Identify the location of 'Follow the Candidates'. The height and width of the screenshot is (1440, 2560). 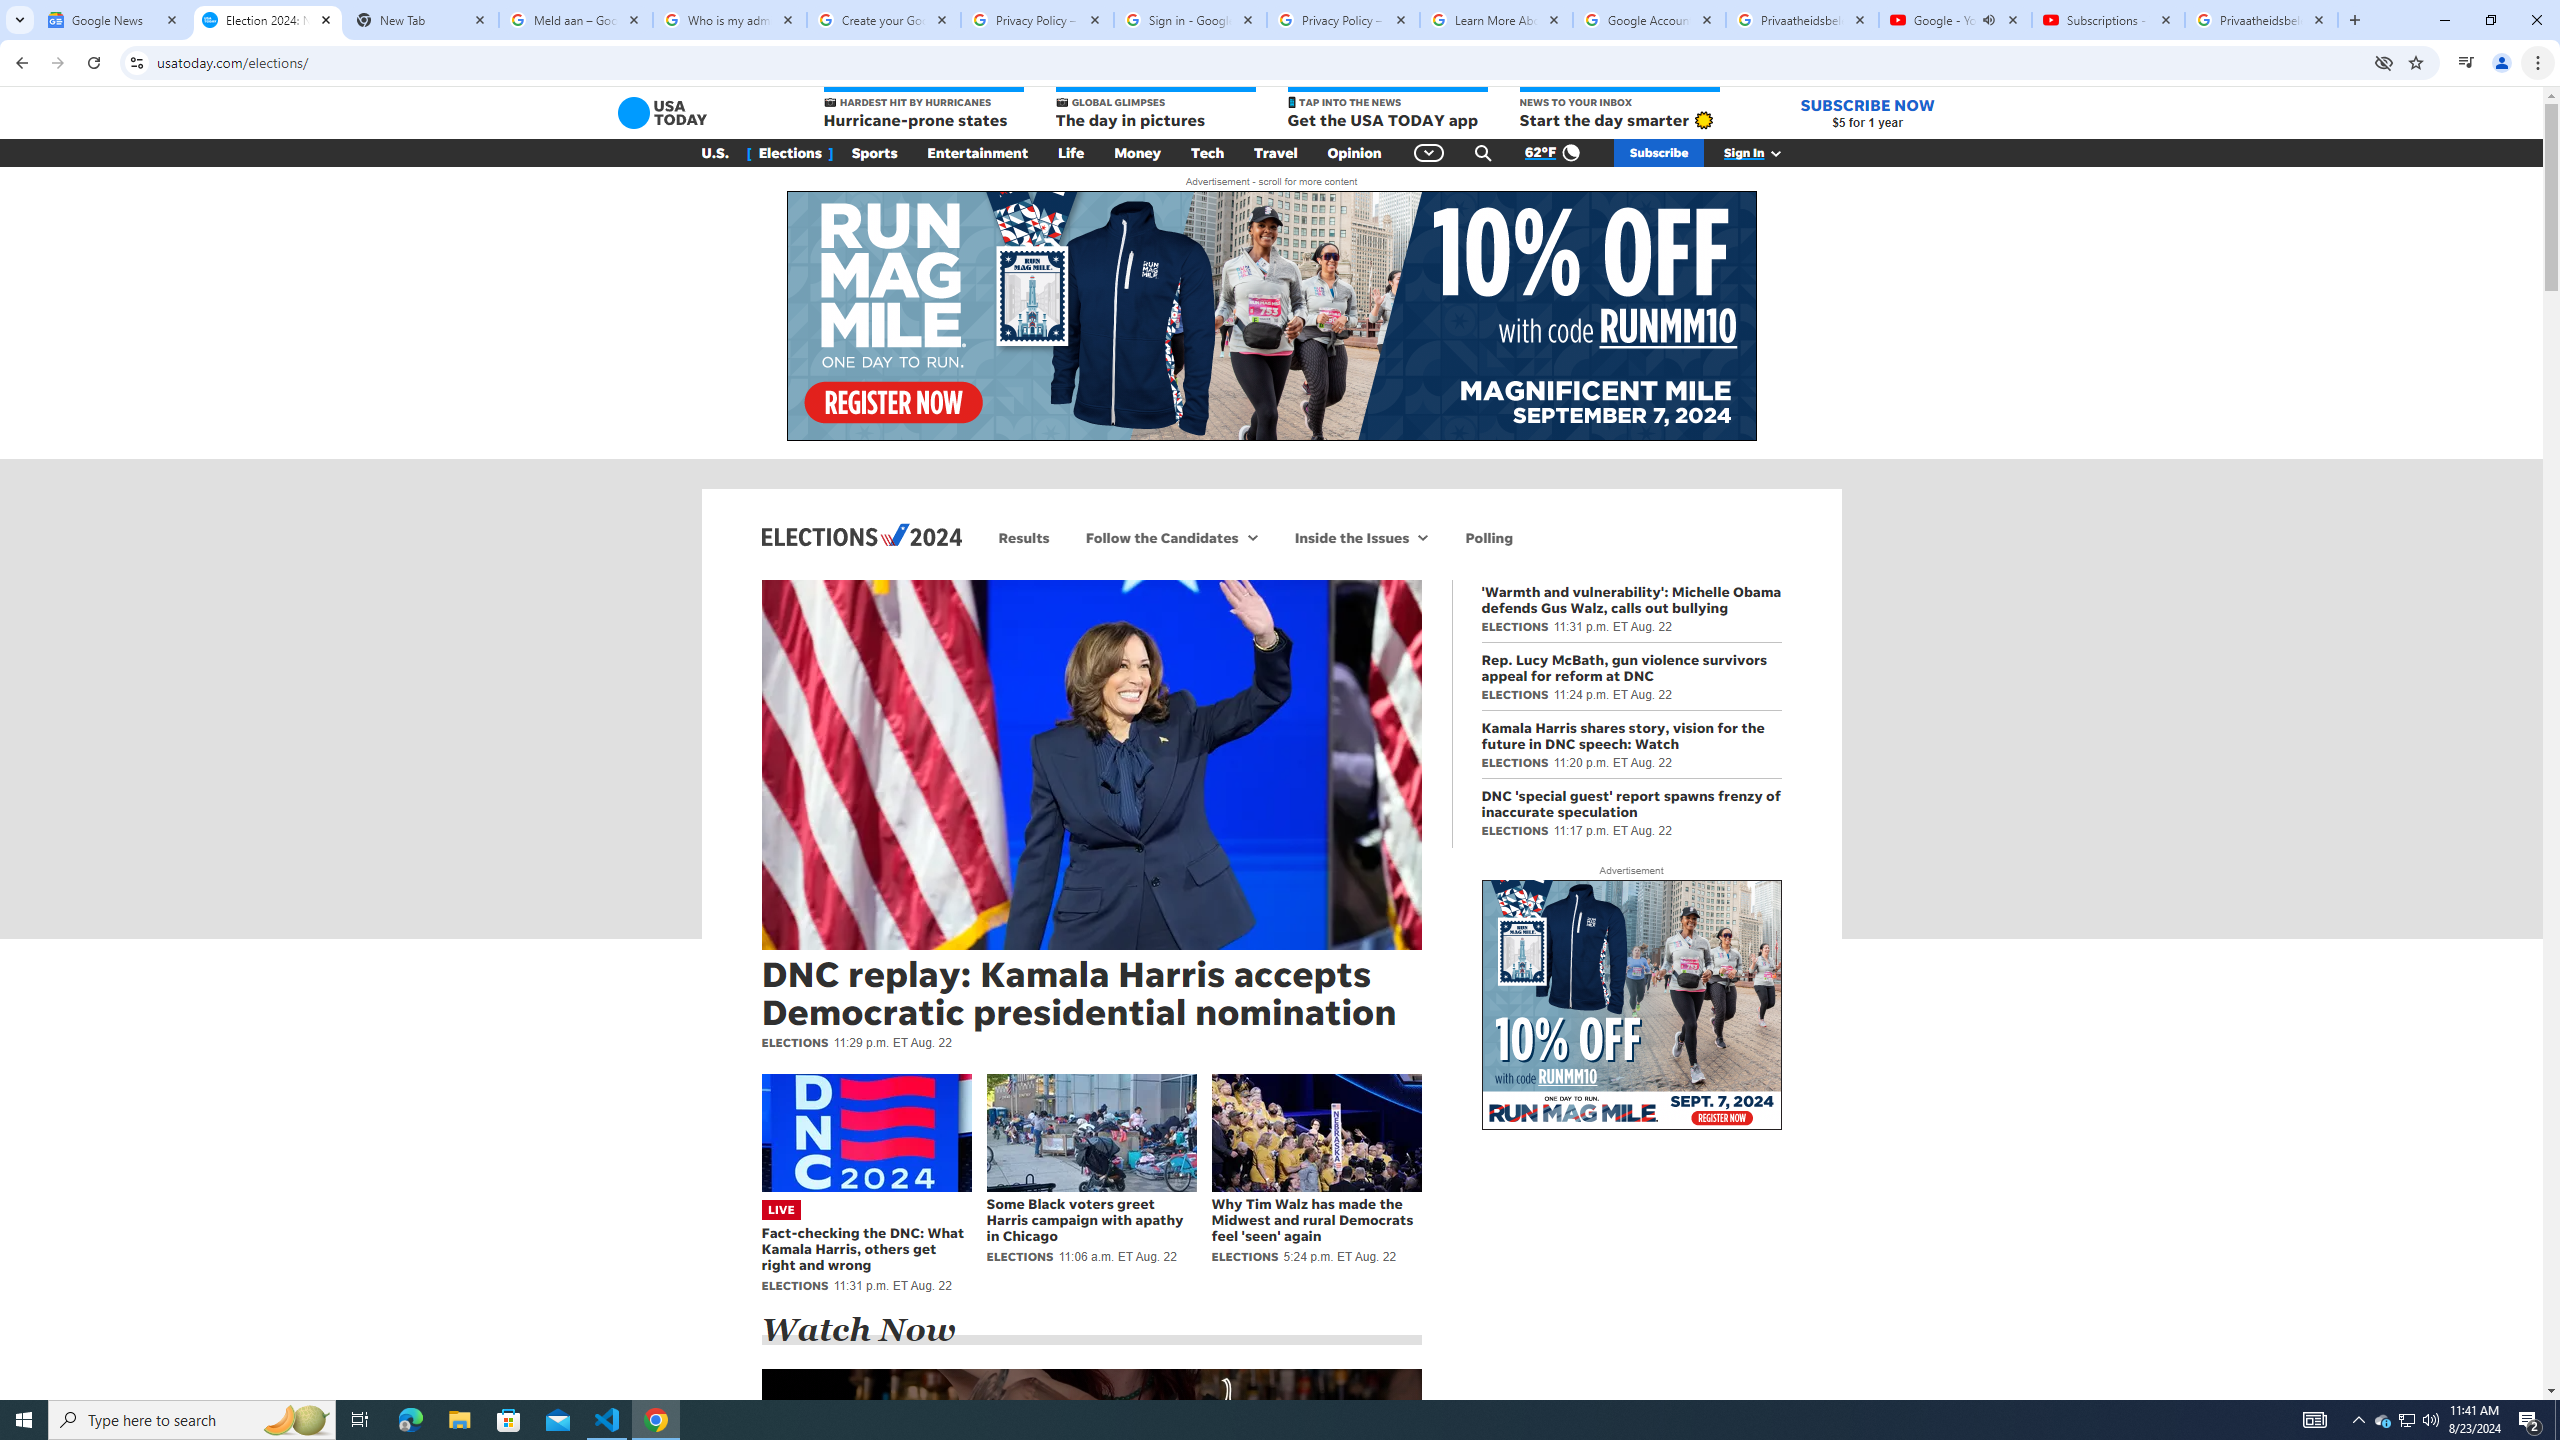
(1157, 536).